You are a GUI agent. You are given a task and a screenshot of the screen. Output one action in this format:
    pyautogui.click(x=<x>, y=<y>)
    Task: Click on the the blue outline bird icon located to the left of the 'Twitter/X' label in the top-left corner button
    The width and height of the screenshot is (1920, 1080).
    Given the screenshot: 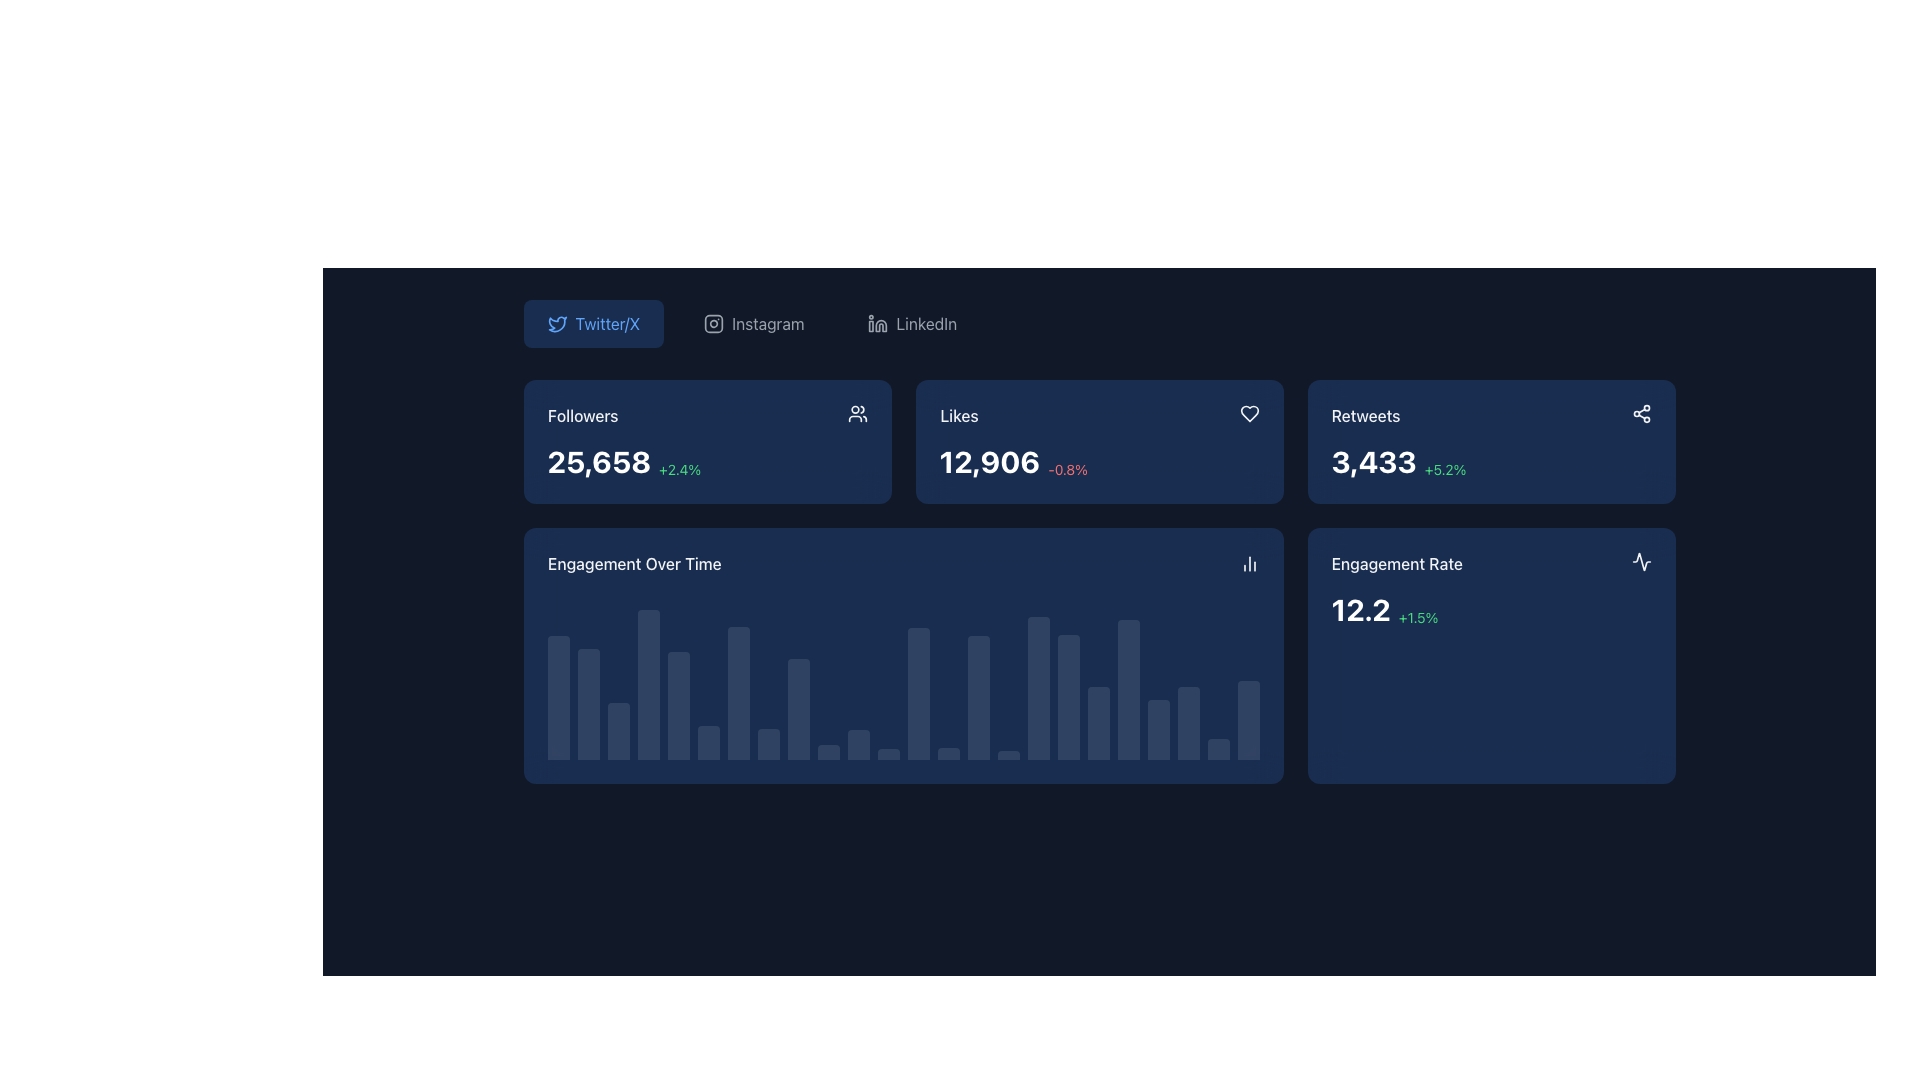 What is the action you would take?
    pyautogui.click(x=557, y=323)
    